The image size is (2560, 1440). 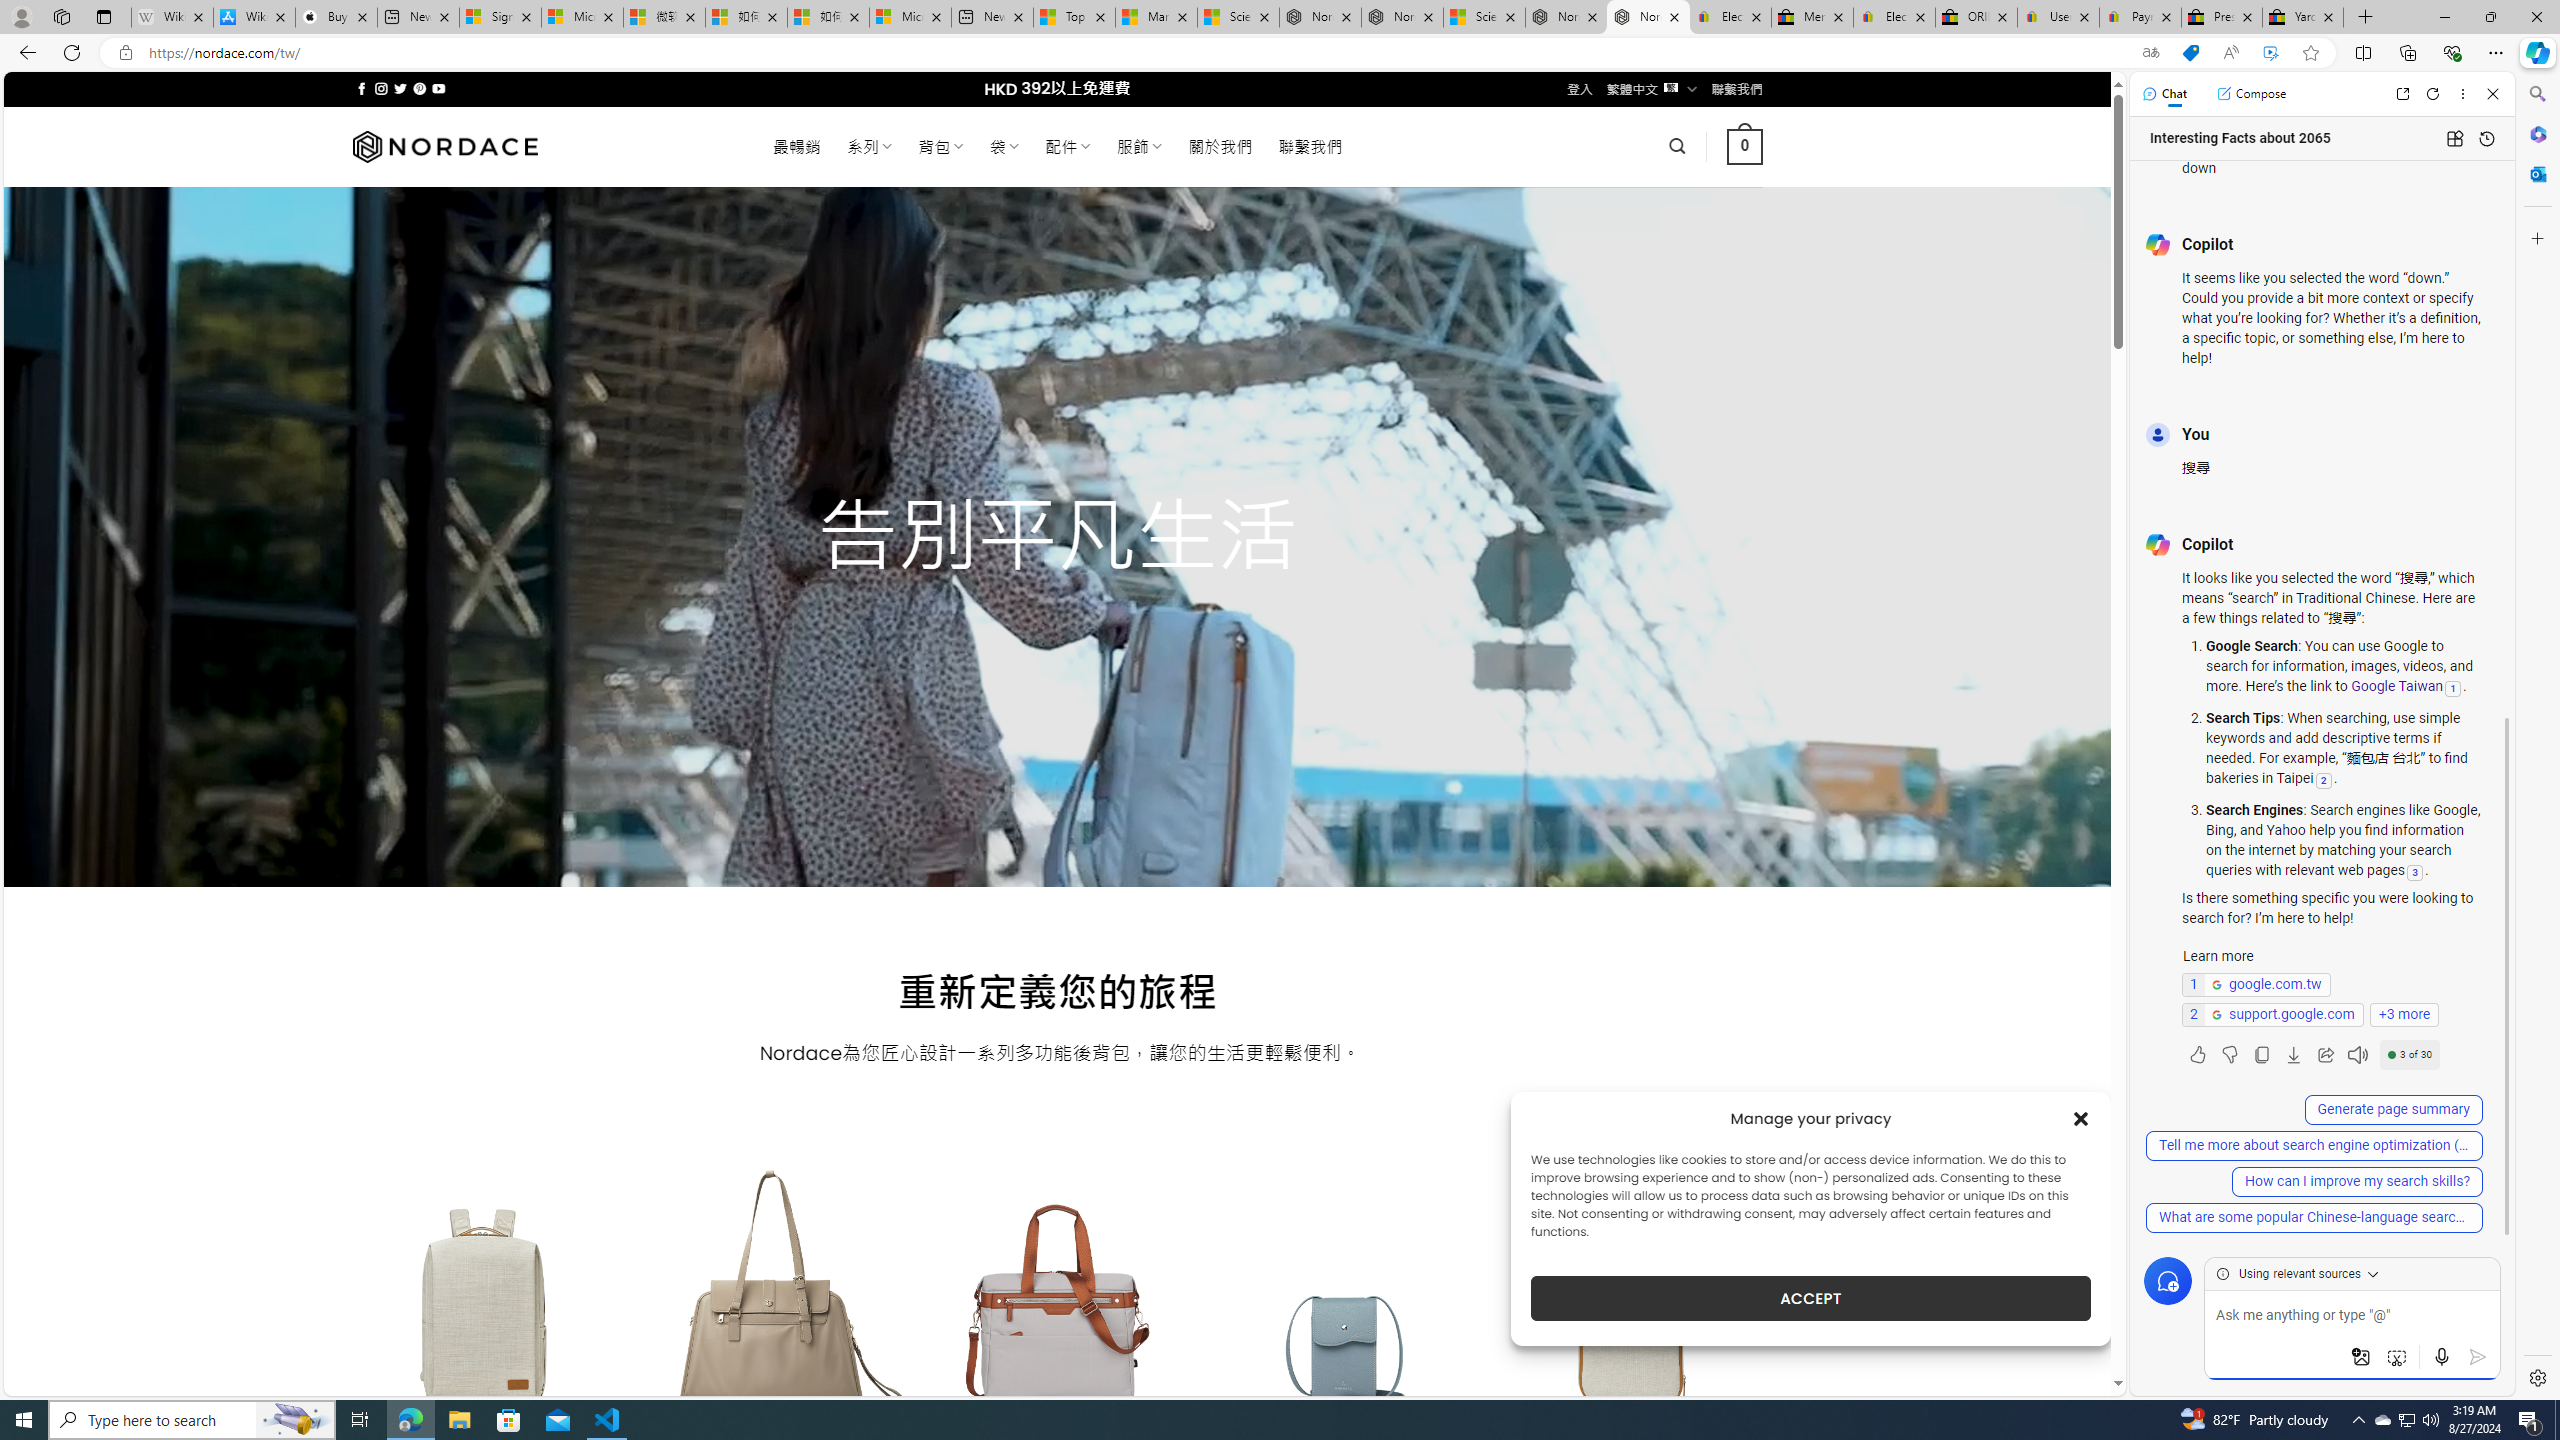 What do you see at coordinates (1072, 16) in the screenshot?
I see `'Top Stories - MSN'` at bounding box center [1072, 16].